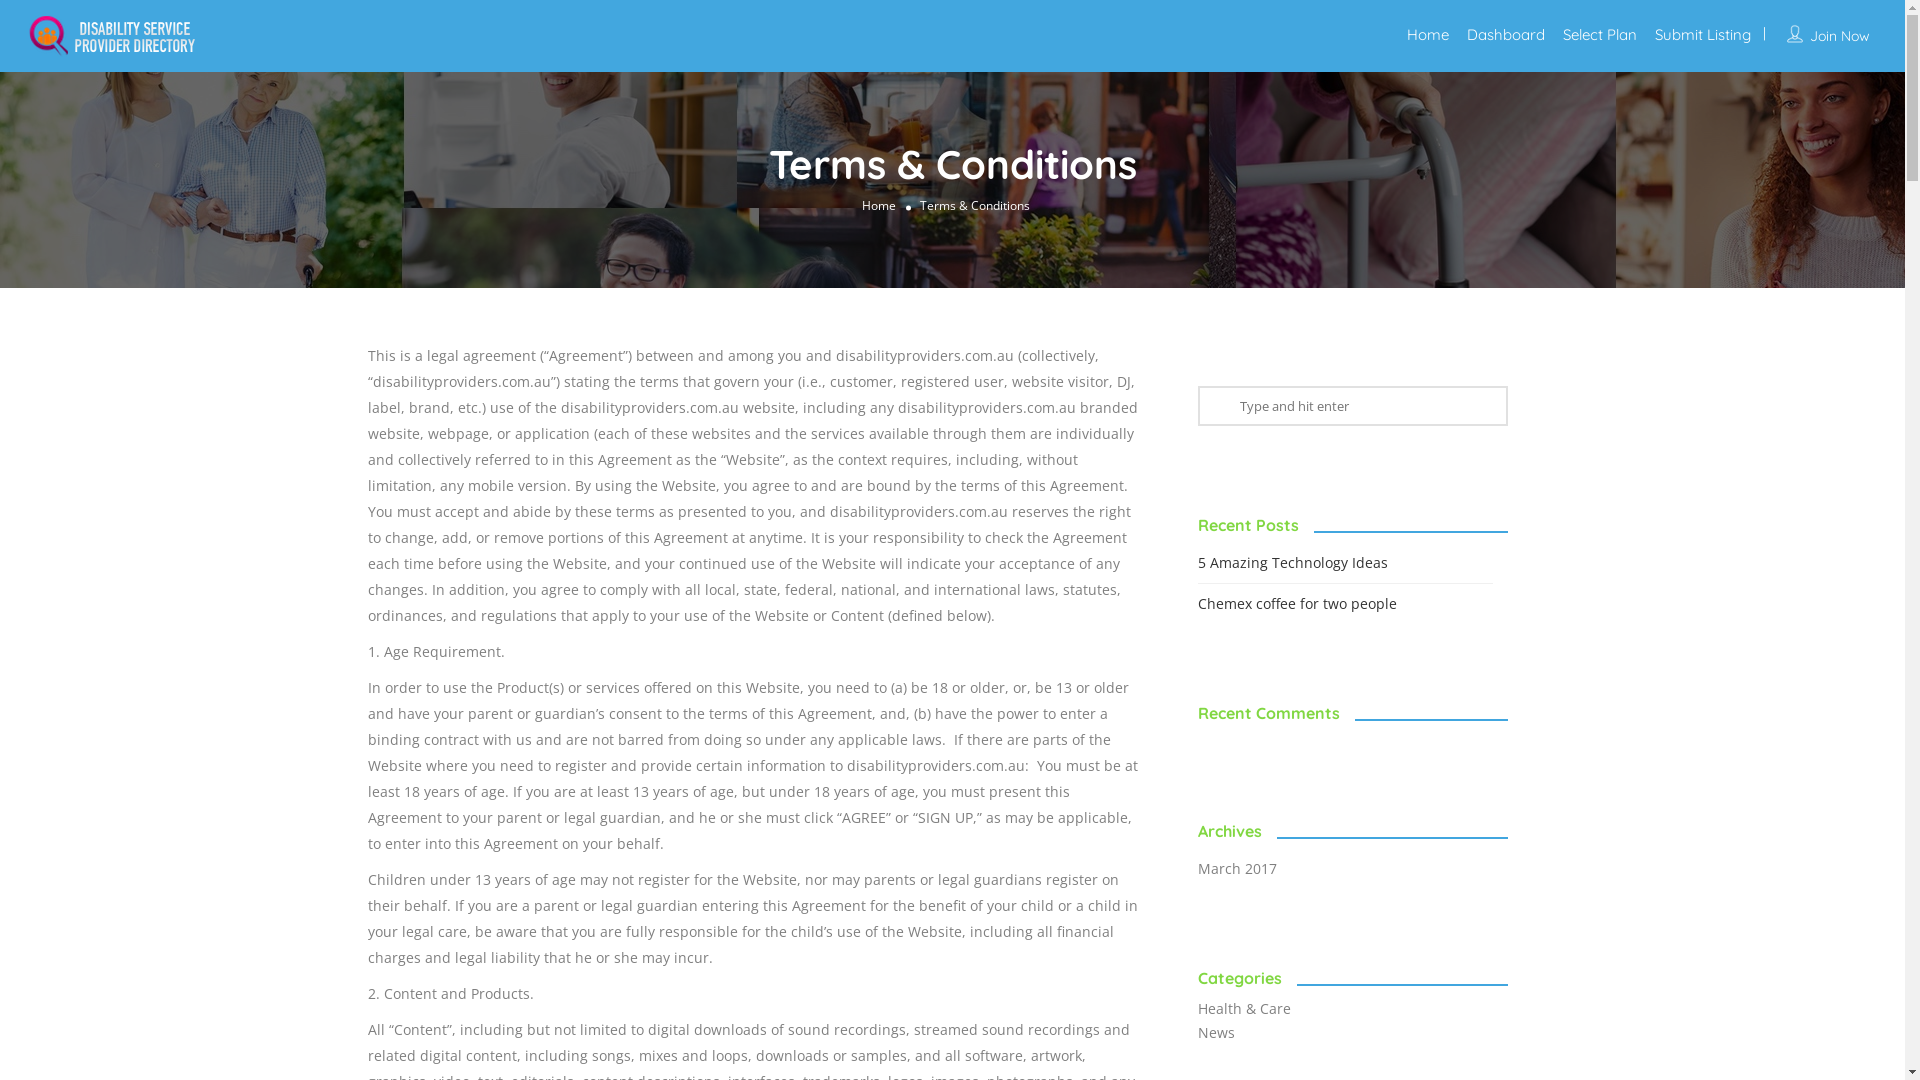  What do you see at coordinates (1307, 602) in the screenshot?
I see `'Chemex coffee for two people'` at bounding box center [1307, 602].